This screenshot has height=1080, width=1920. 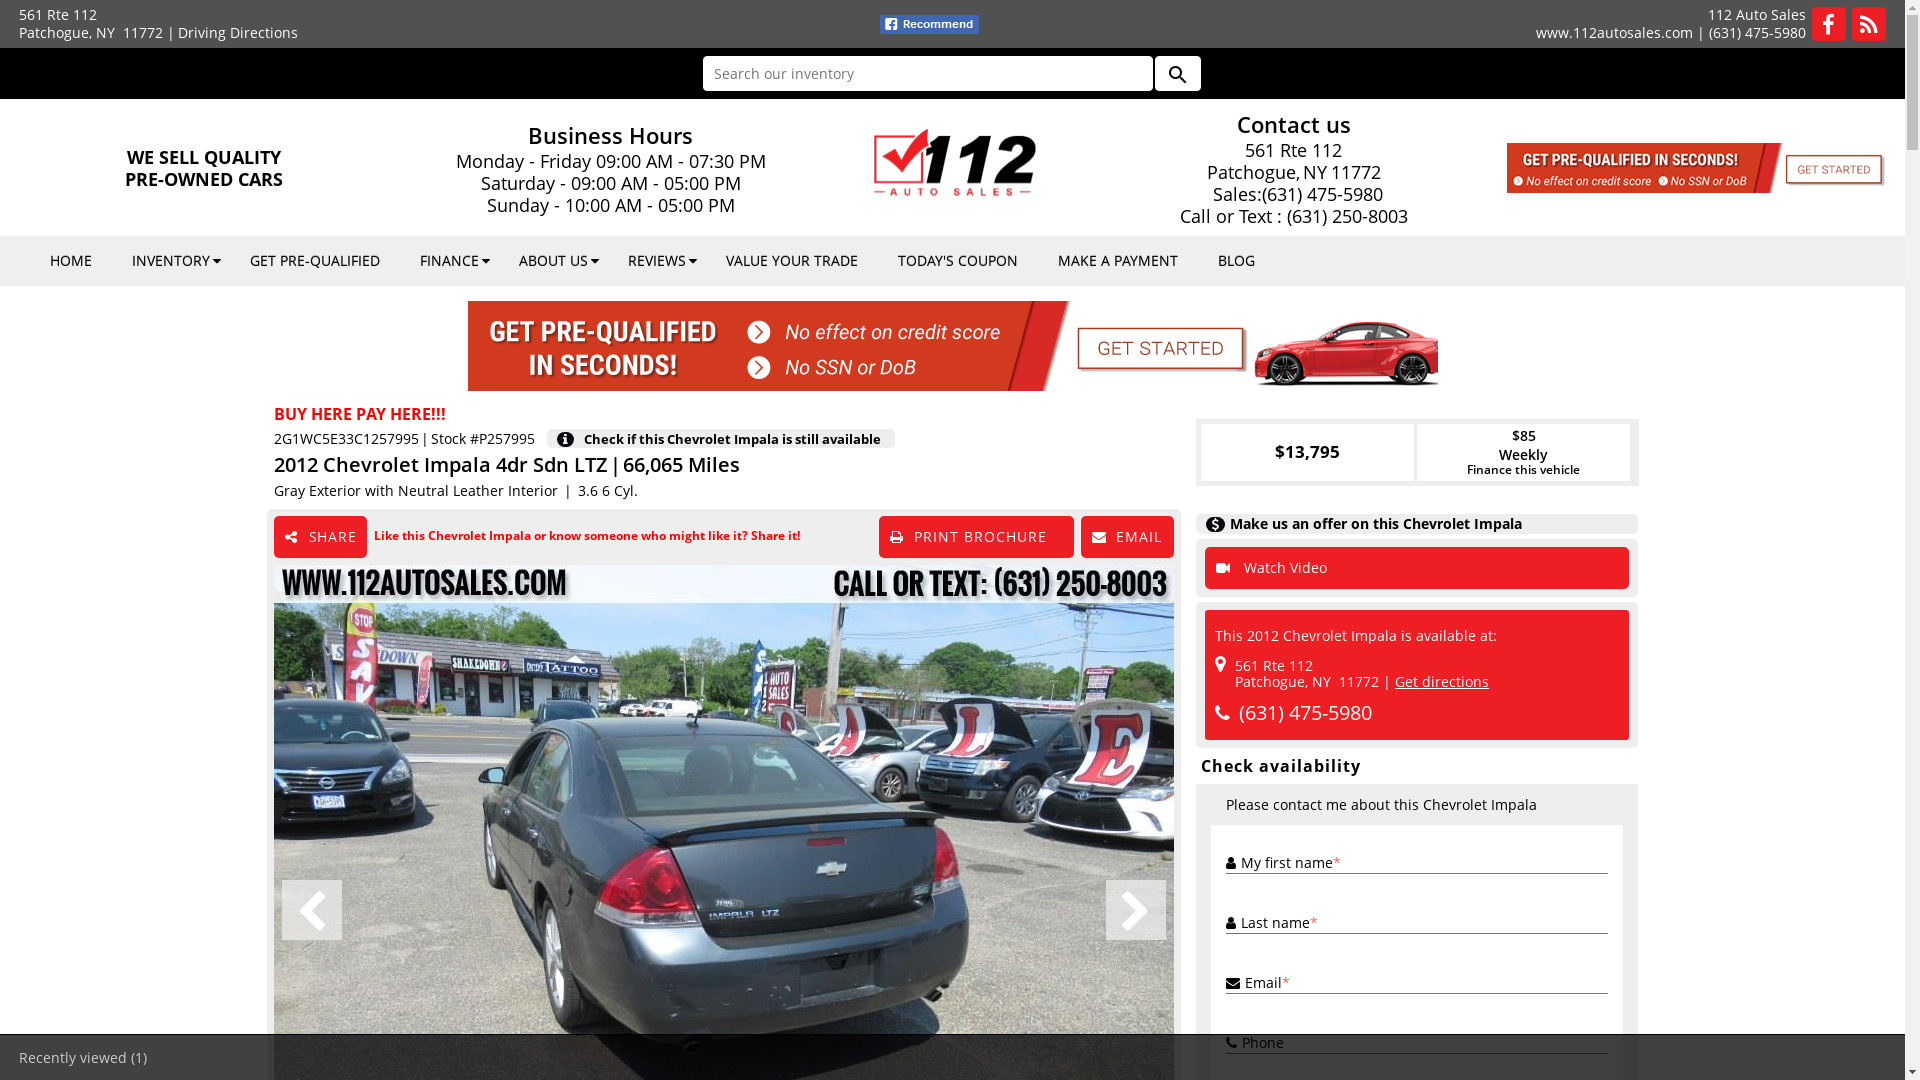 What do you see at coordinates (1756, 32) in the screenshot?
I see `'(631) 475-5980'` at bounding box center [1756, 32].